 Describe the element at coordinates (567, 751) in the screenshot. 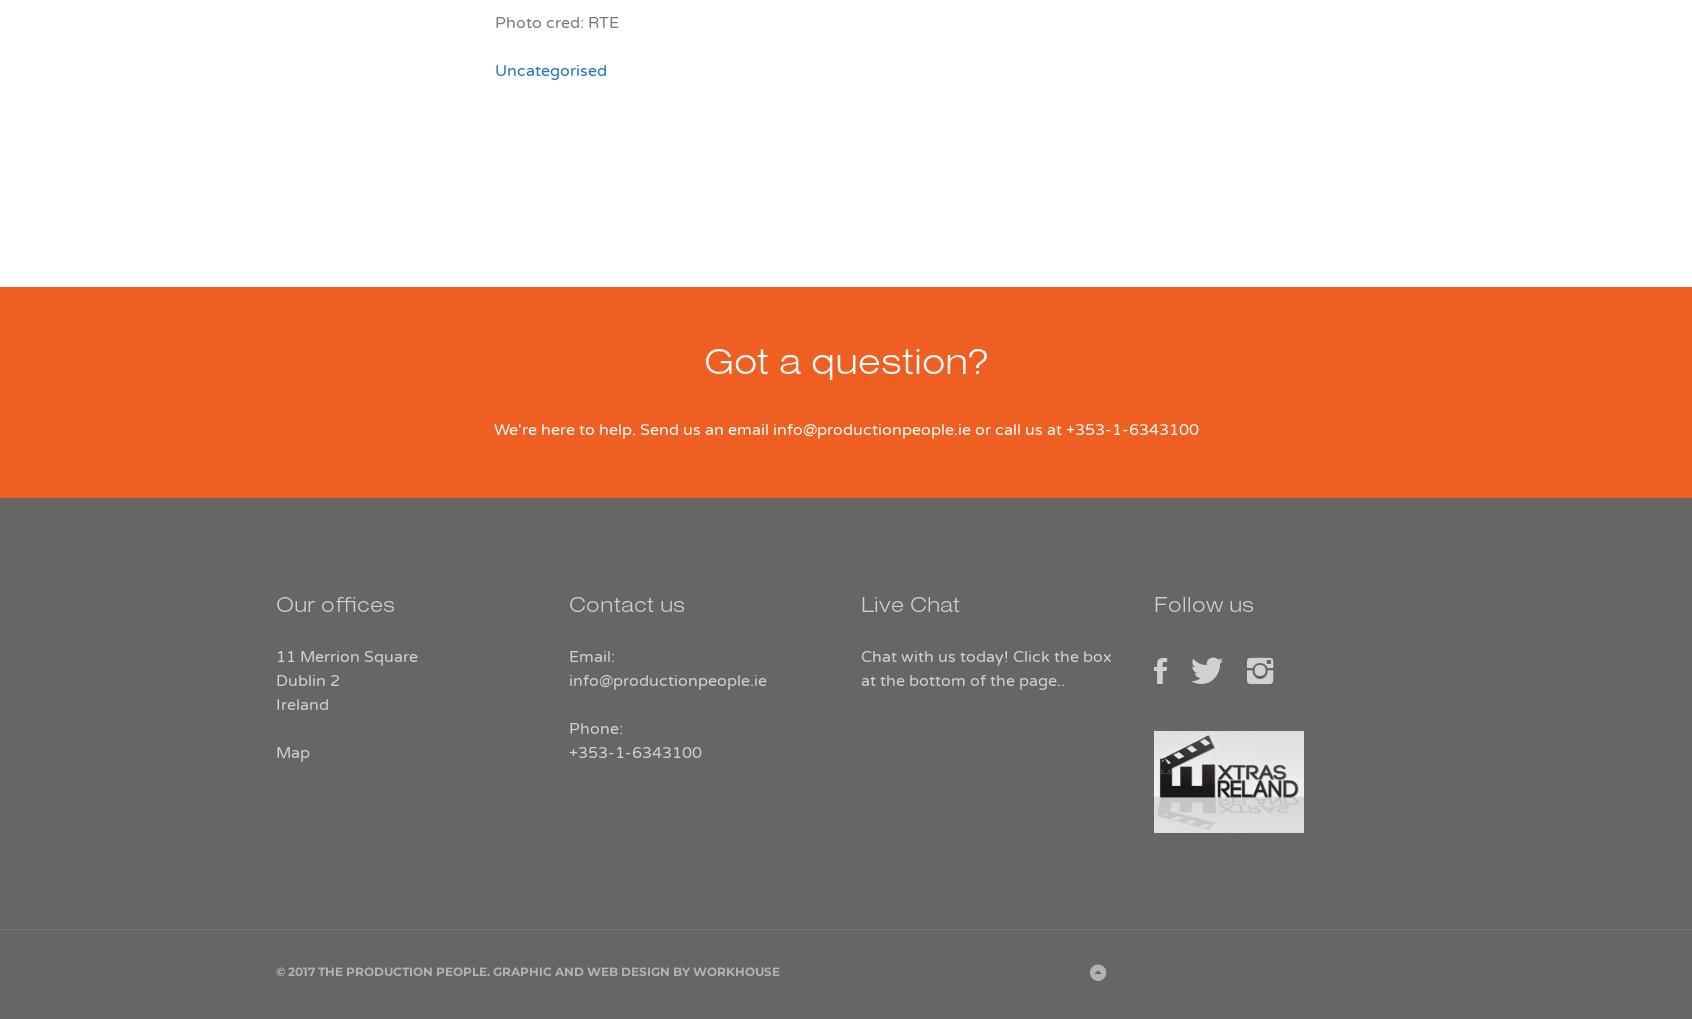

I see `'+353-1-6343100'` at that location.